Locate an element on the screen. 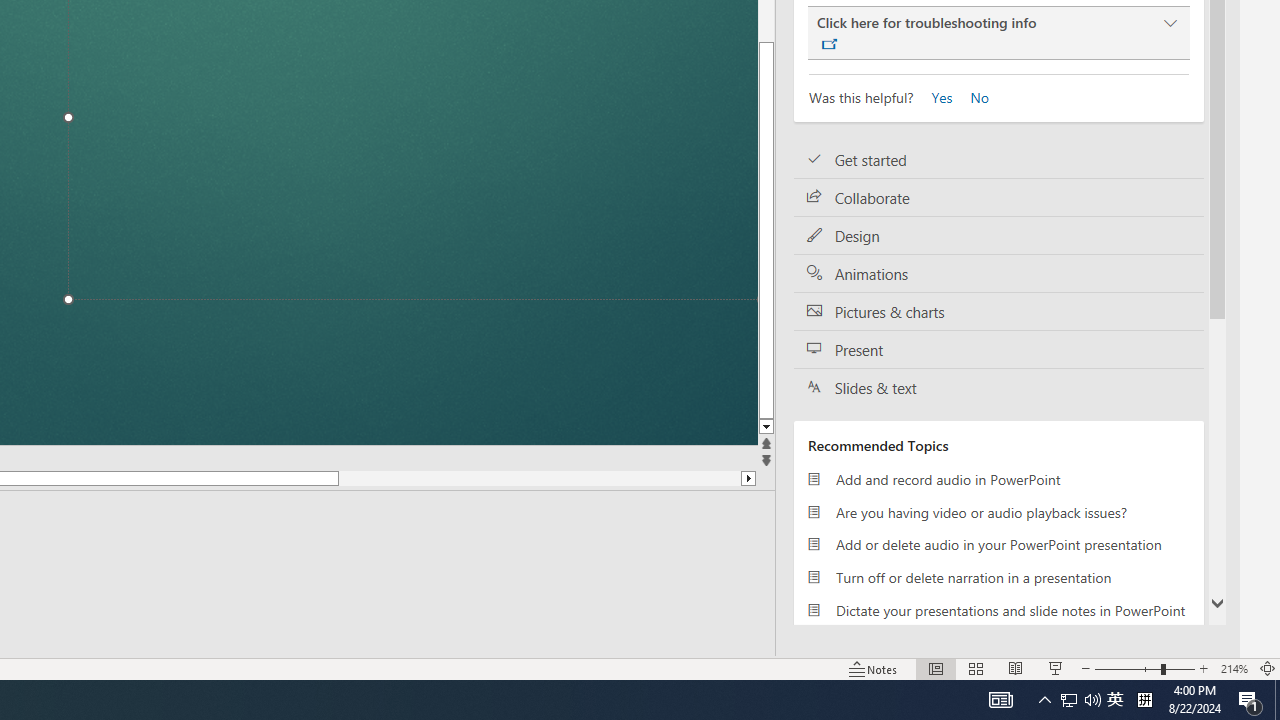 This screenshot has height=720, width=1280. 'Collaborate' is located at coordinates (999, 198).